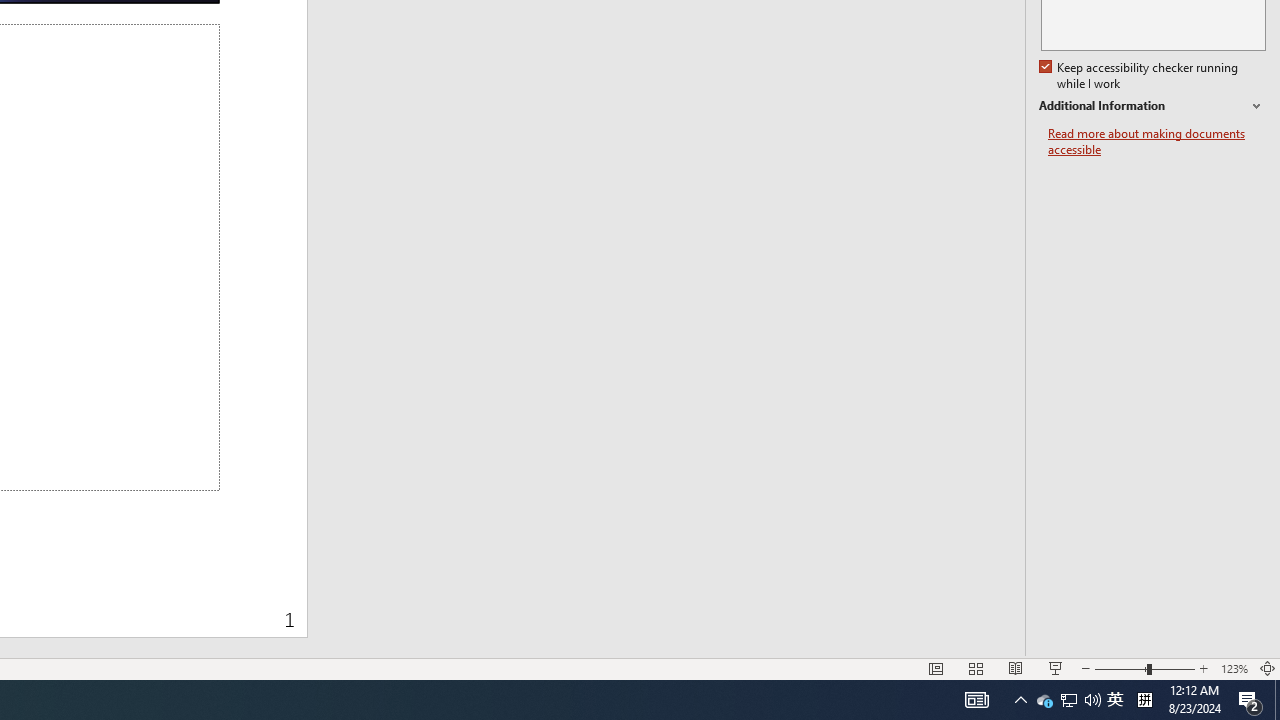  What do you see at coordinates (1233, 669) in the screenshot?
I see `'Zoom 123%'` at bounding box center [1233, 669].